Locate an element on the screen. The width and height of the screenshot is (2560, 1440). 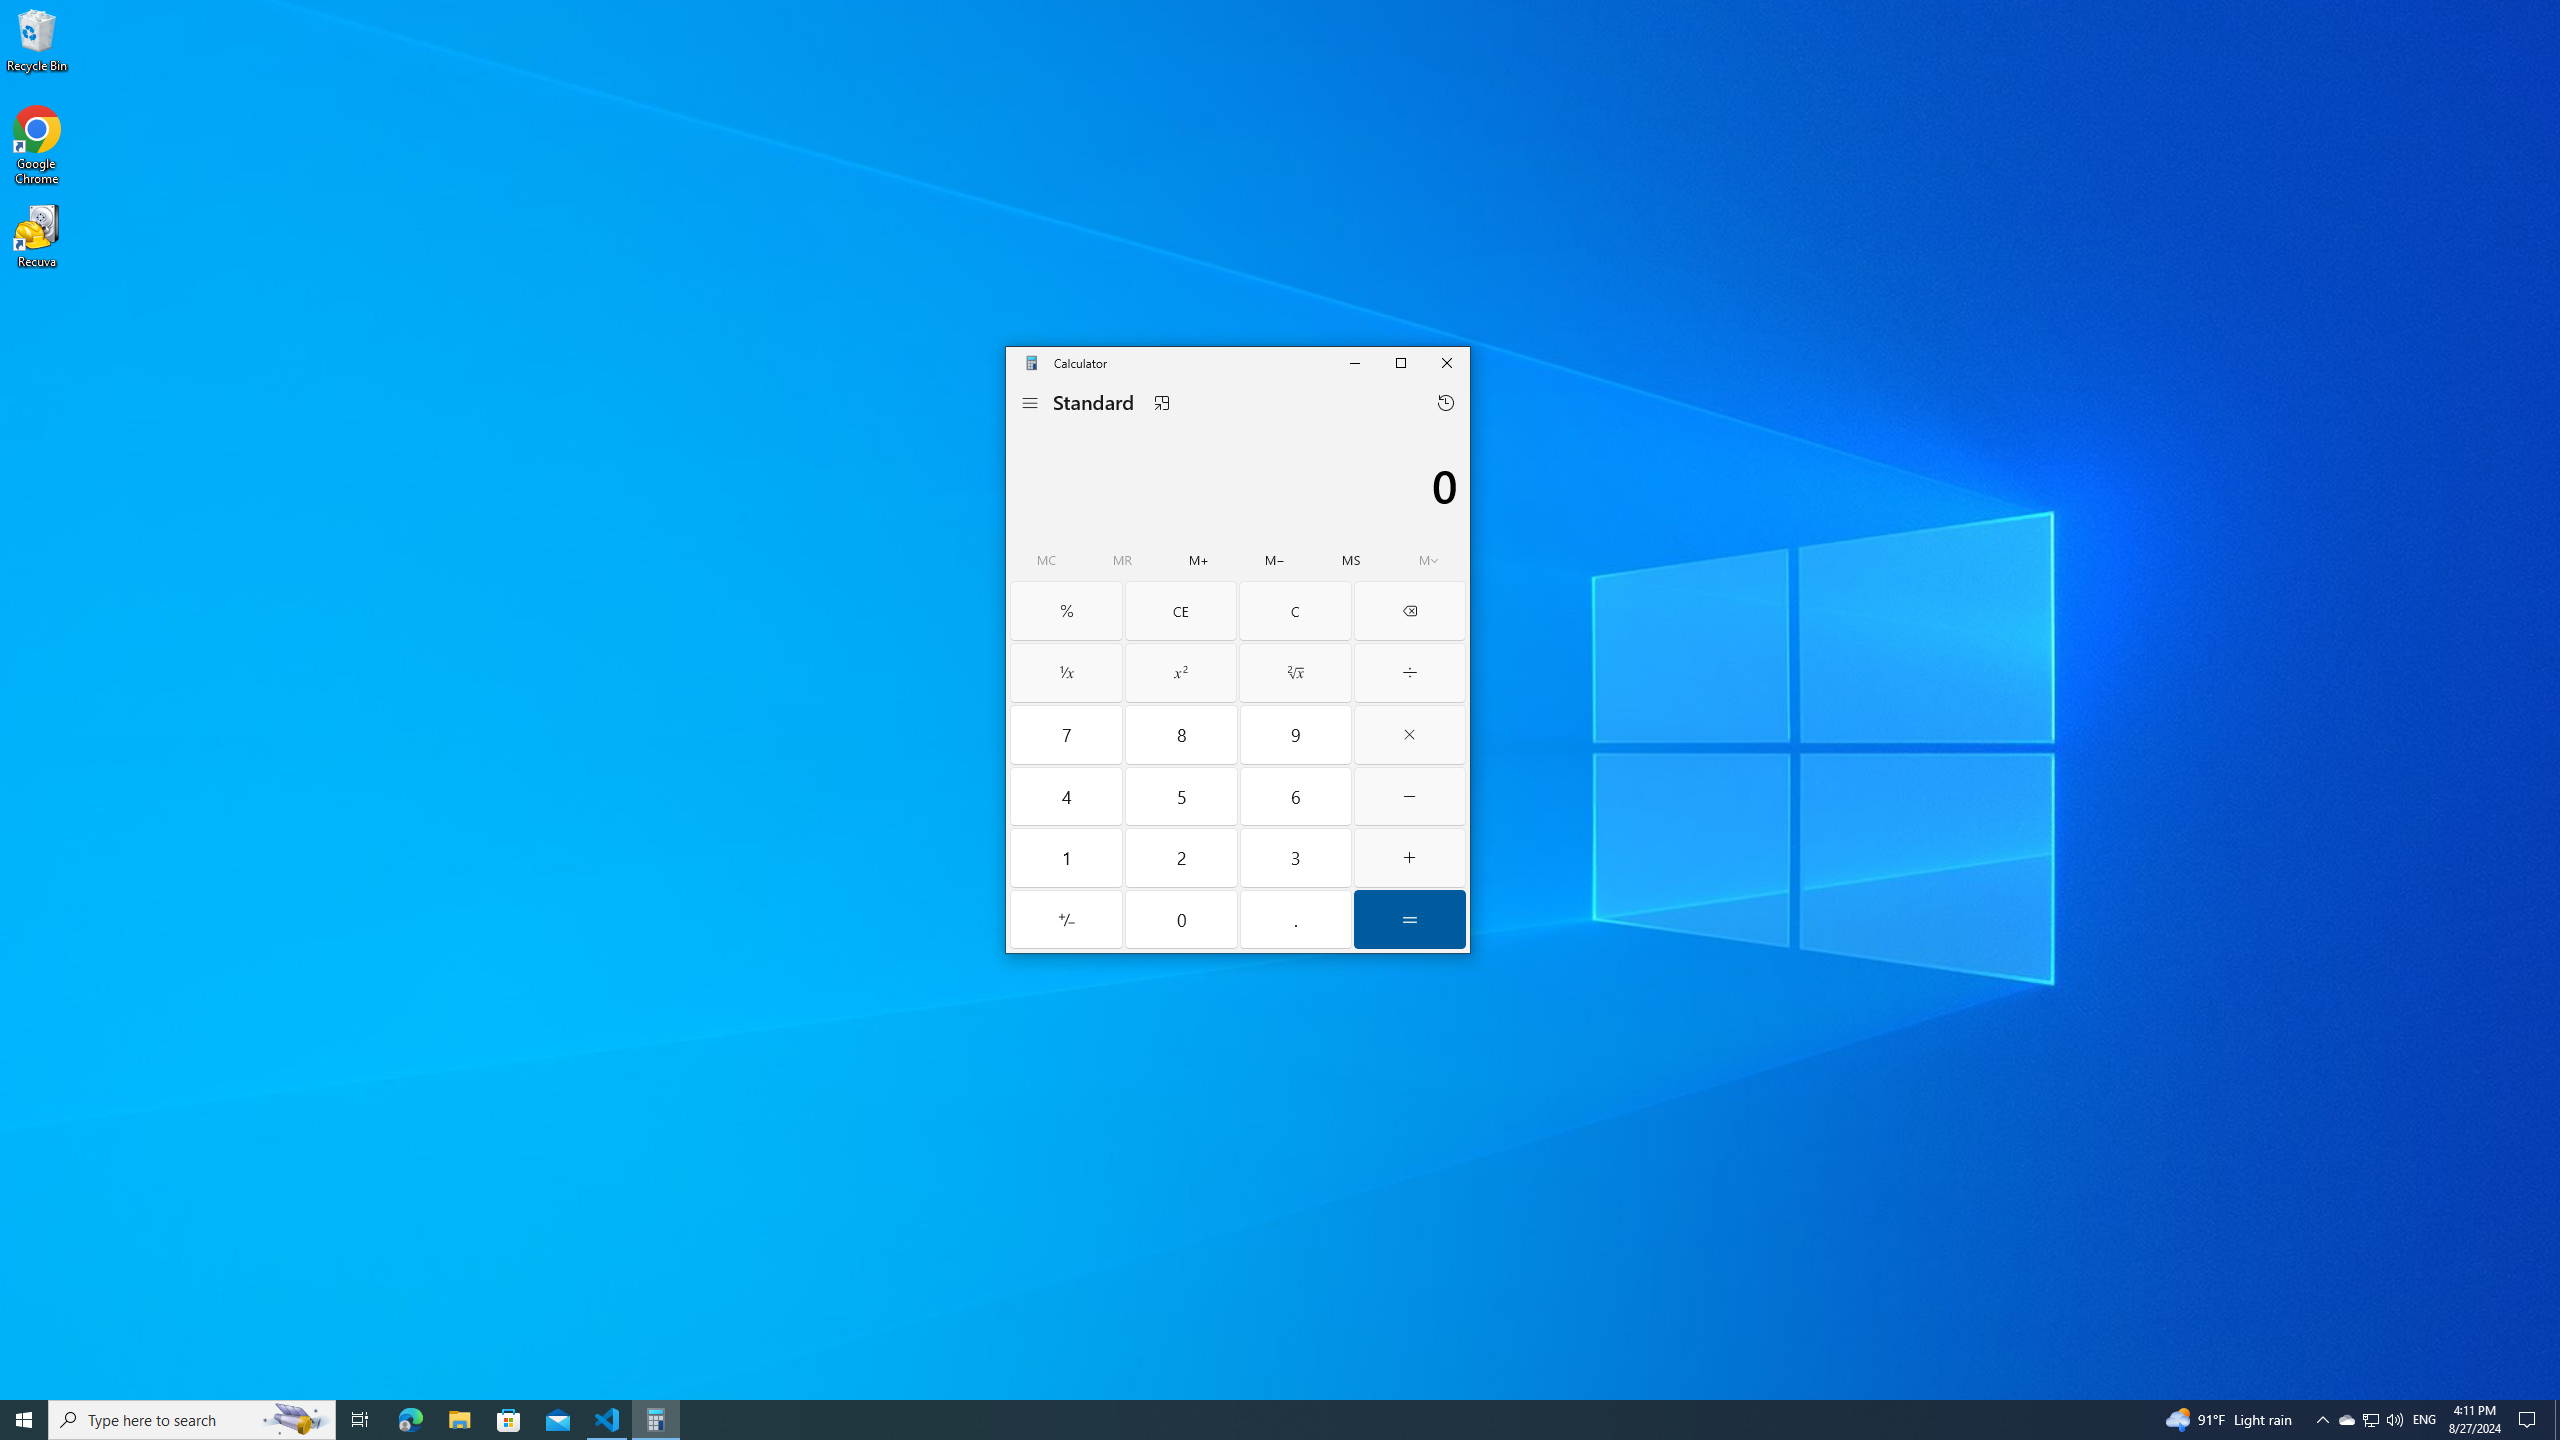
'Decimal separator' is located at coordinates (1295, 919).